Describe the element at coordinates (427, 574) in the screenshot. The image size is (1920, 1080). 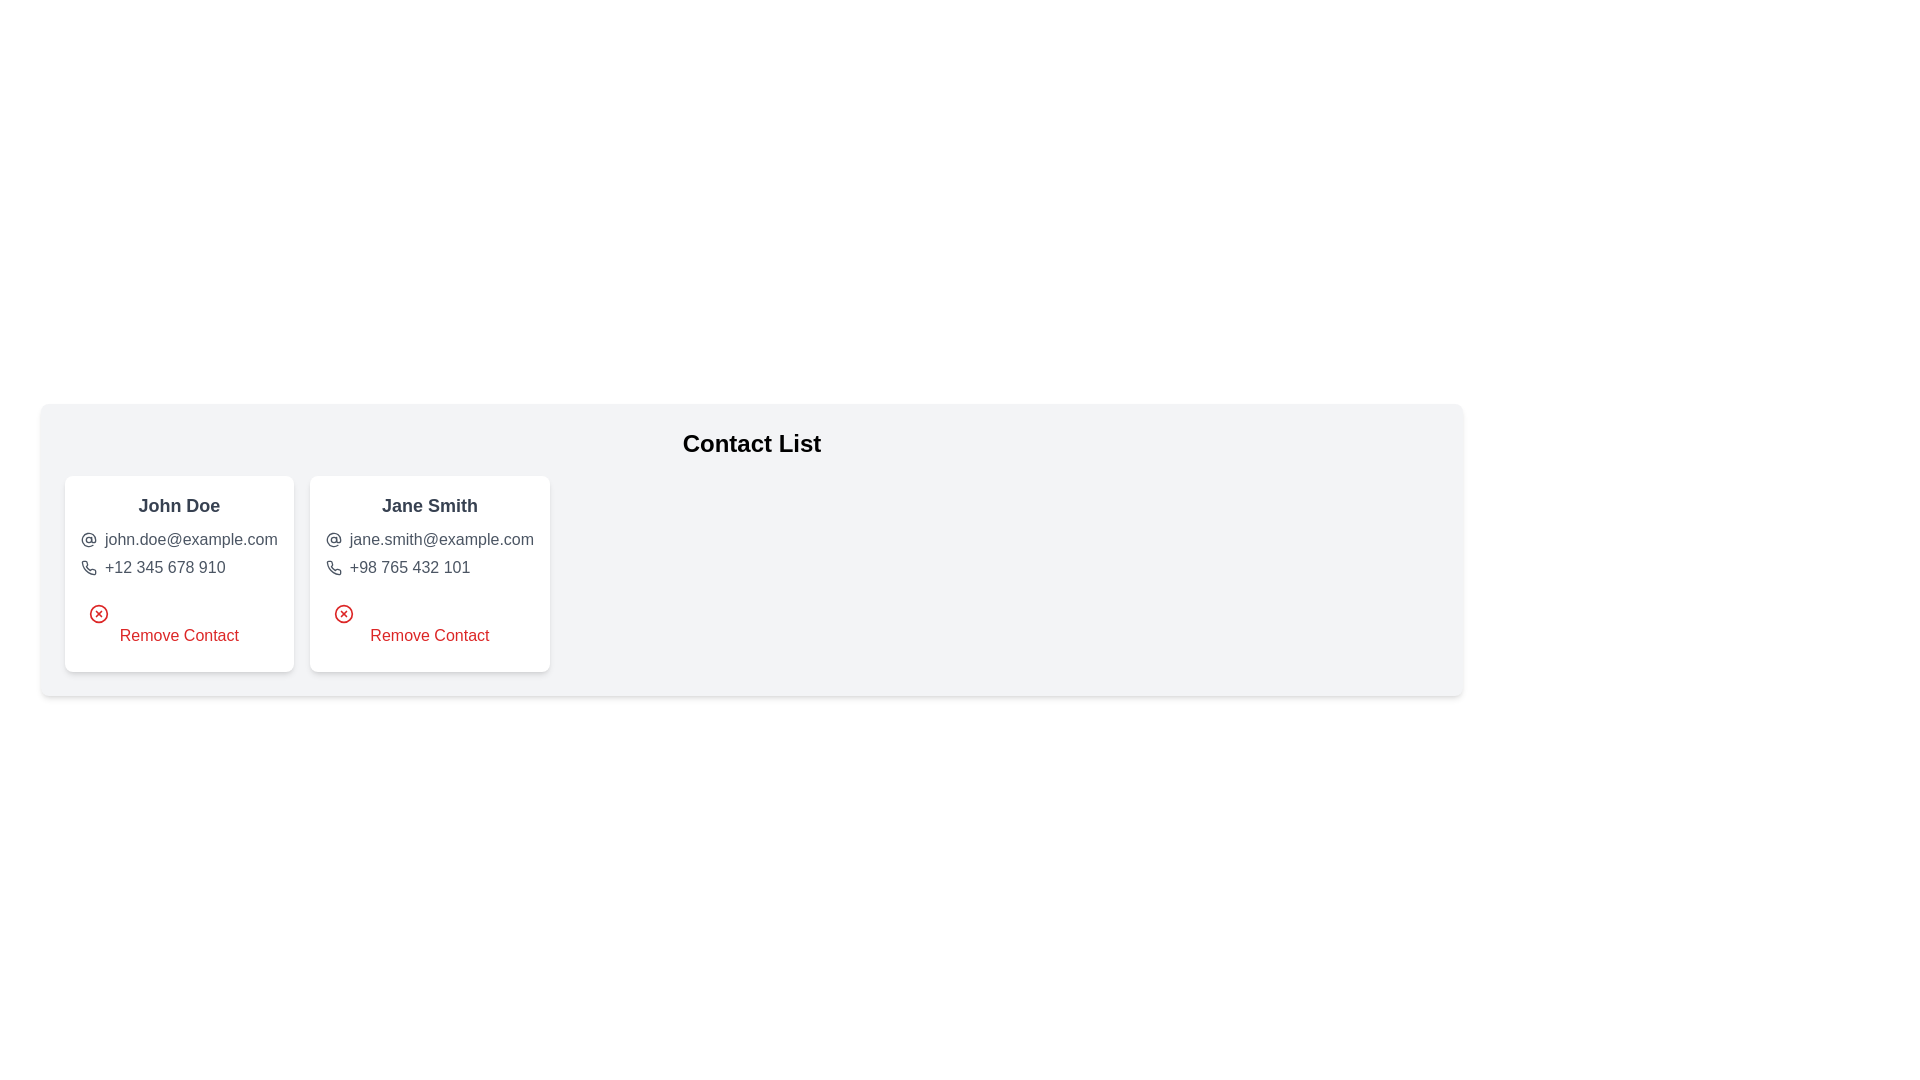
I see `the contact card of Jane Smith to open context menu options` at that location.